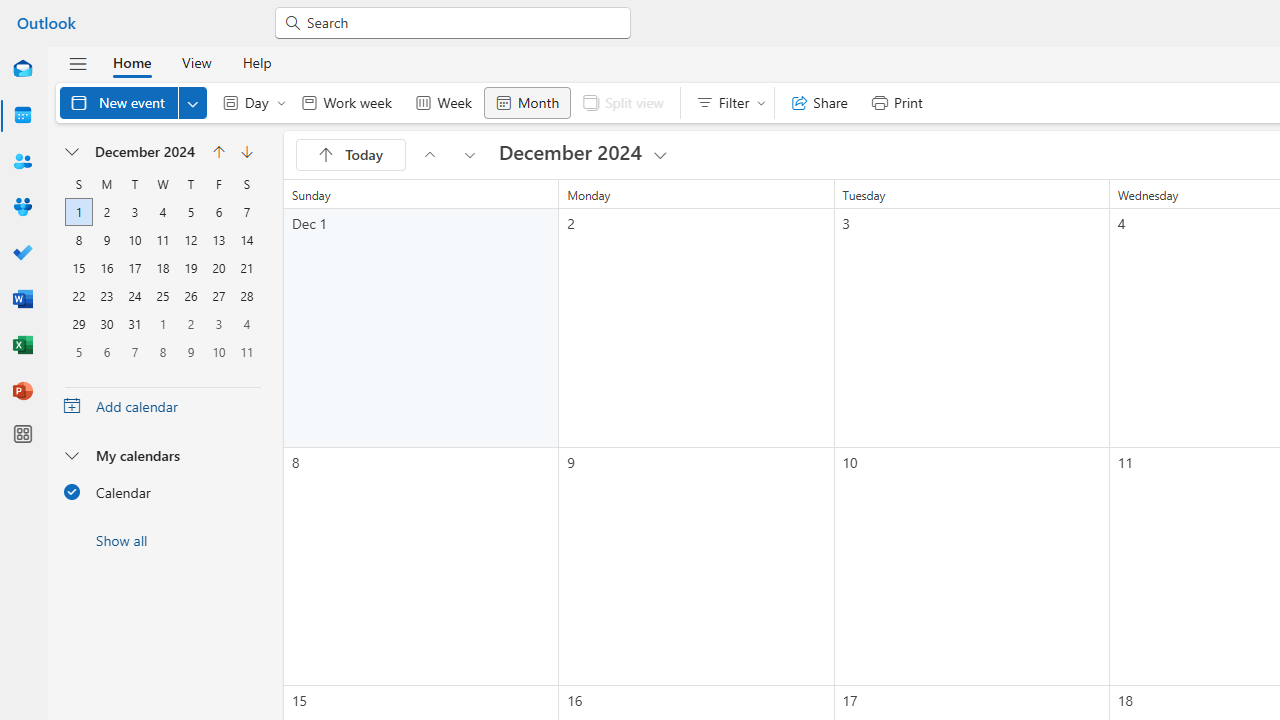 The width and height of the screenshot is (1280, 720). I want to click on 'Go to previous month November', so click(218, 151).